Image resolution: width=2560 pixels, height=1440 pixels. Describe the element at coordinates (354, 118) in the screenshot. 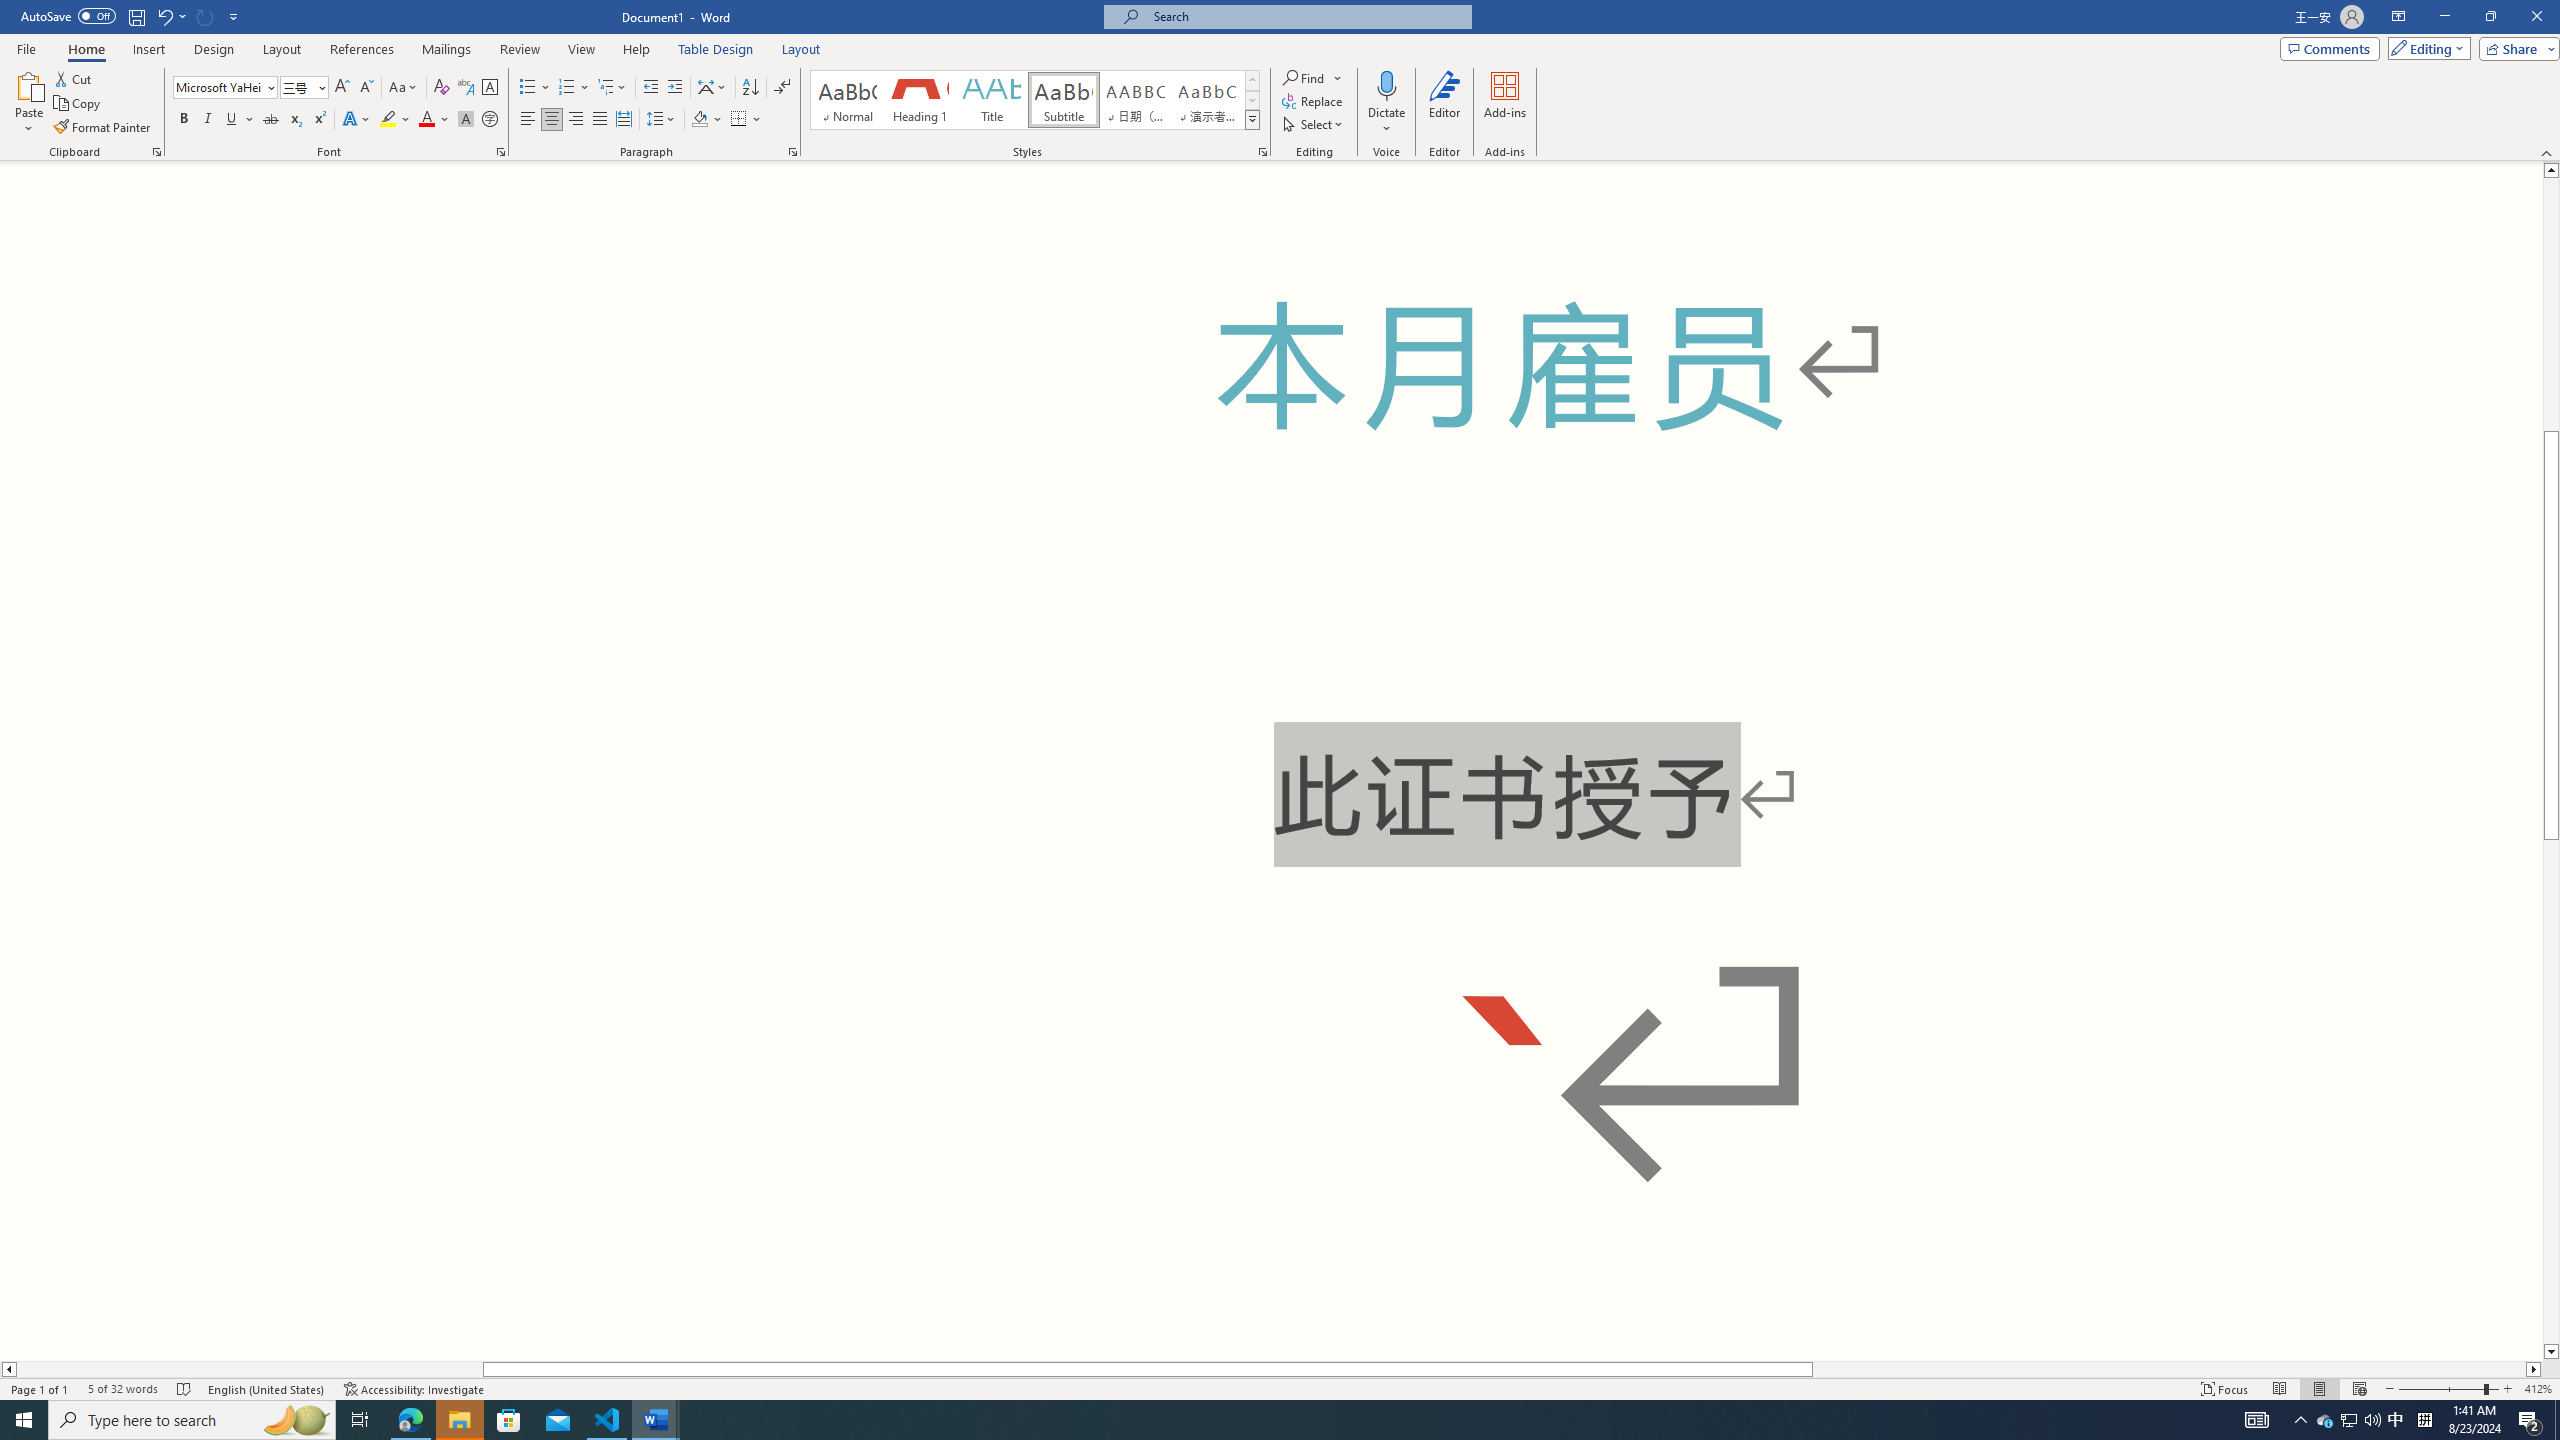

I see `'Text Effects and Typography'` at that location.